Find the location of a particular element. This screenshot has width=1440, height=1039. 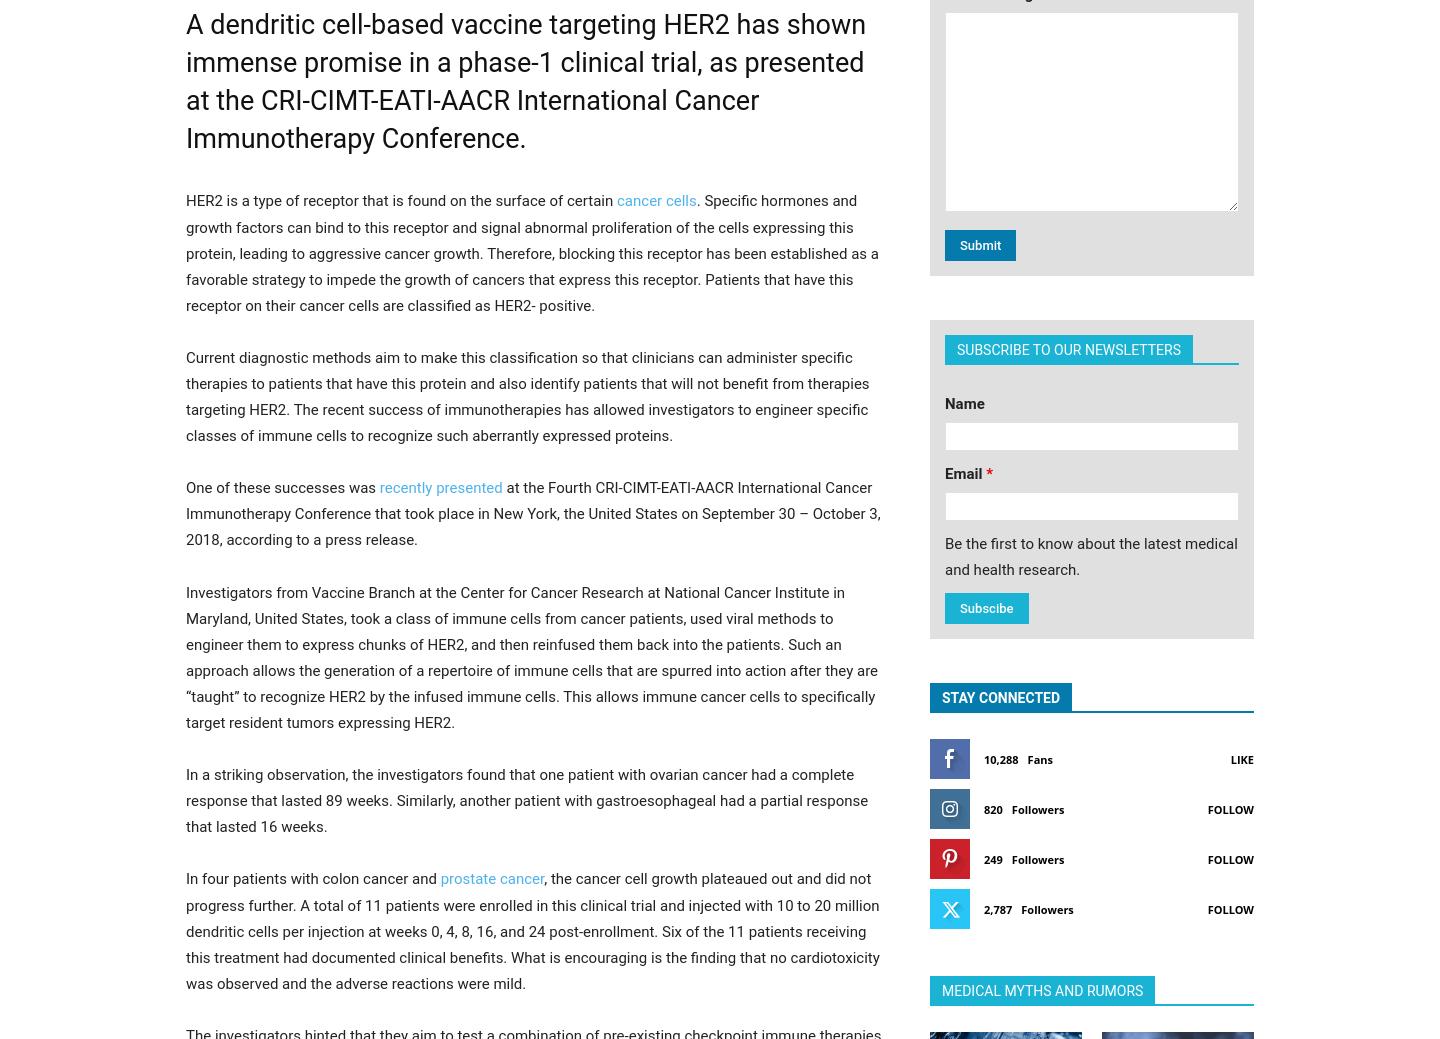

'Email' is located at coordinates (964, 471).